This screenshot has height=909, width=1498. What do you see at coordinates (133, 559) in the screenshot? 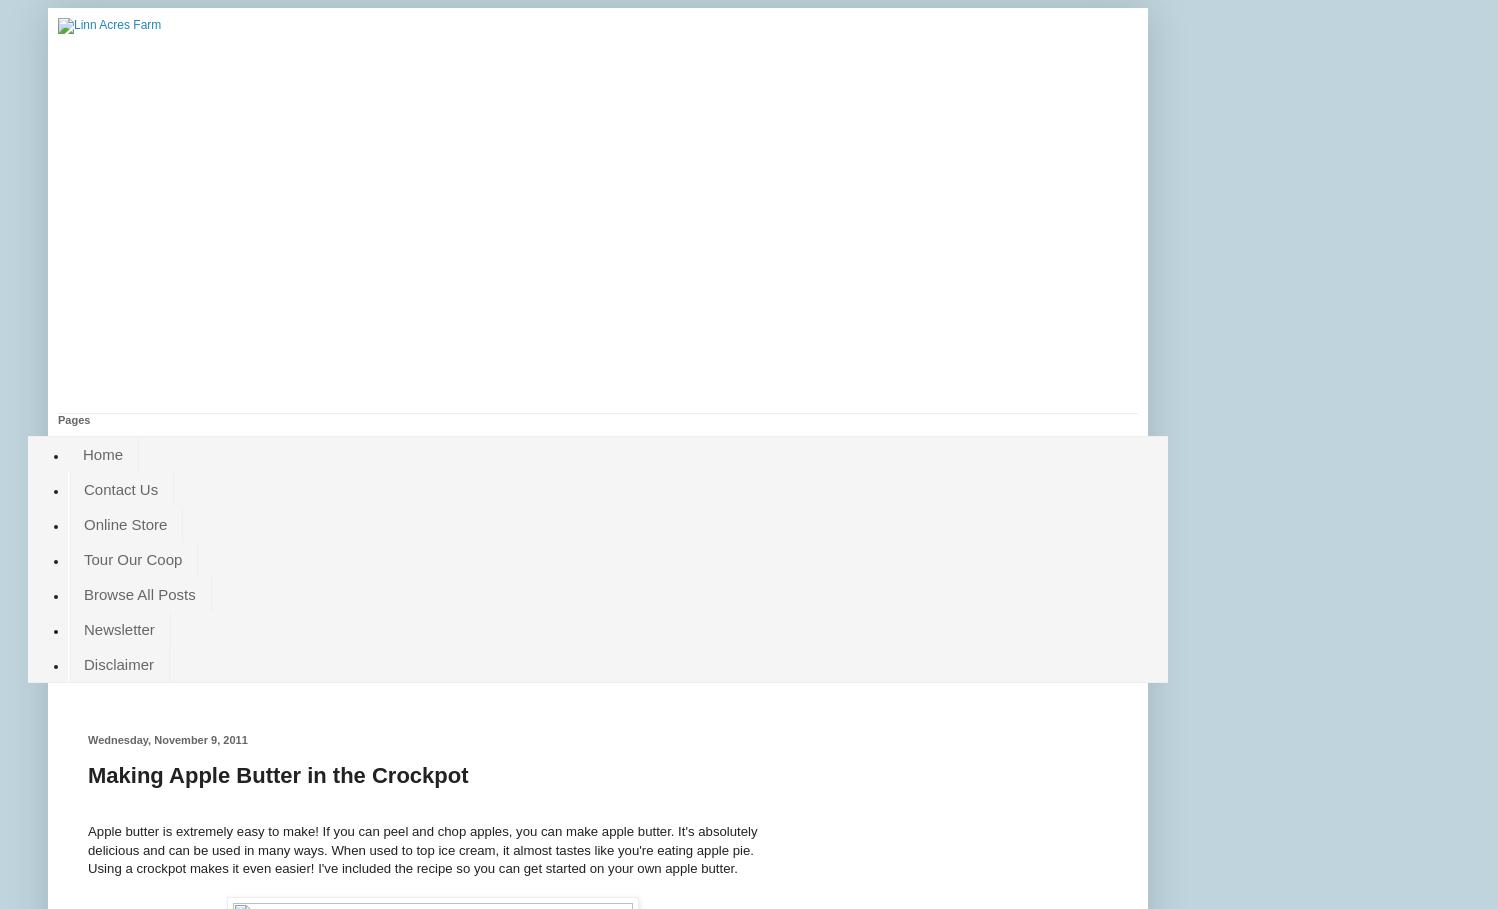
I see `'Tour Our Coop'` at bounding box center [133, 559].